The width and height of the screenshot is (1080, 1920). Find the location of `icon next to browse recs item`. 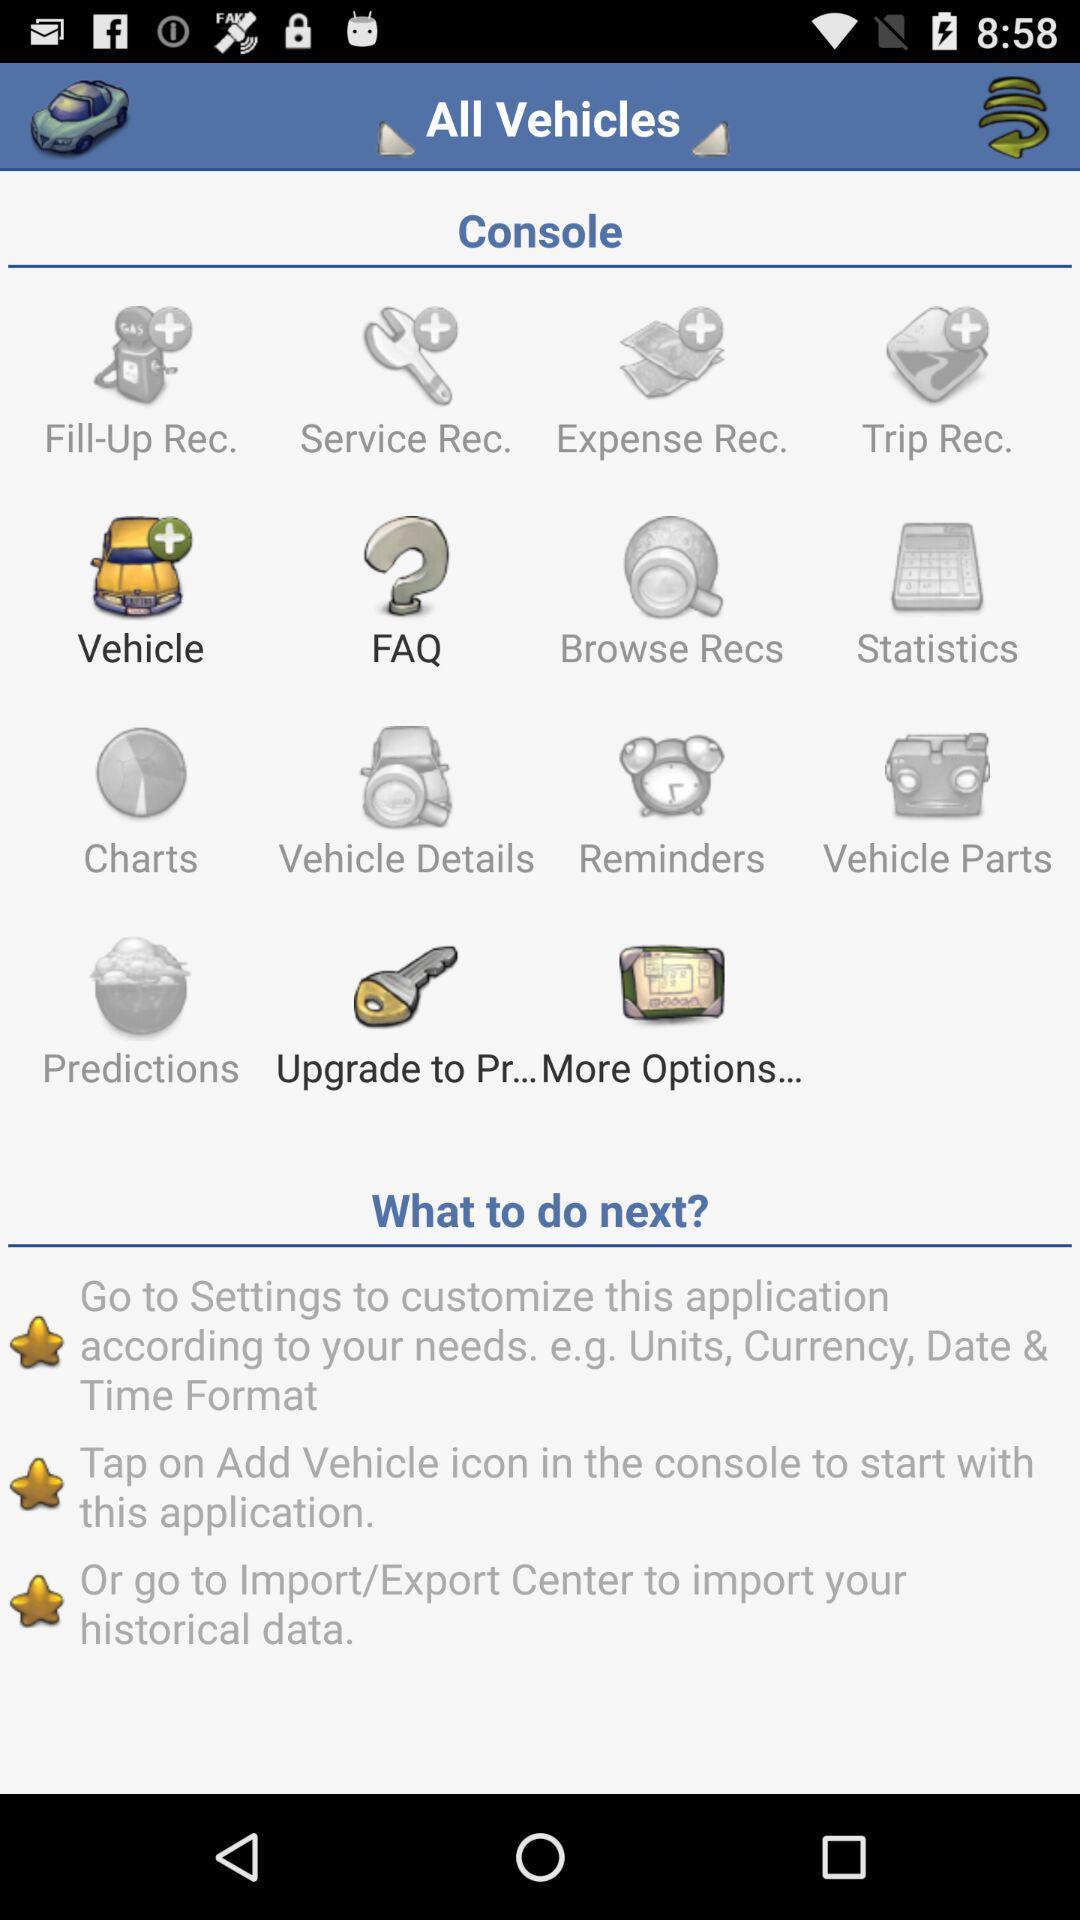

icon next to browse recs item is located at coordinates (937, 600).